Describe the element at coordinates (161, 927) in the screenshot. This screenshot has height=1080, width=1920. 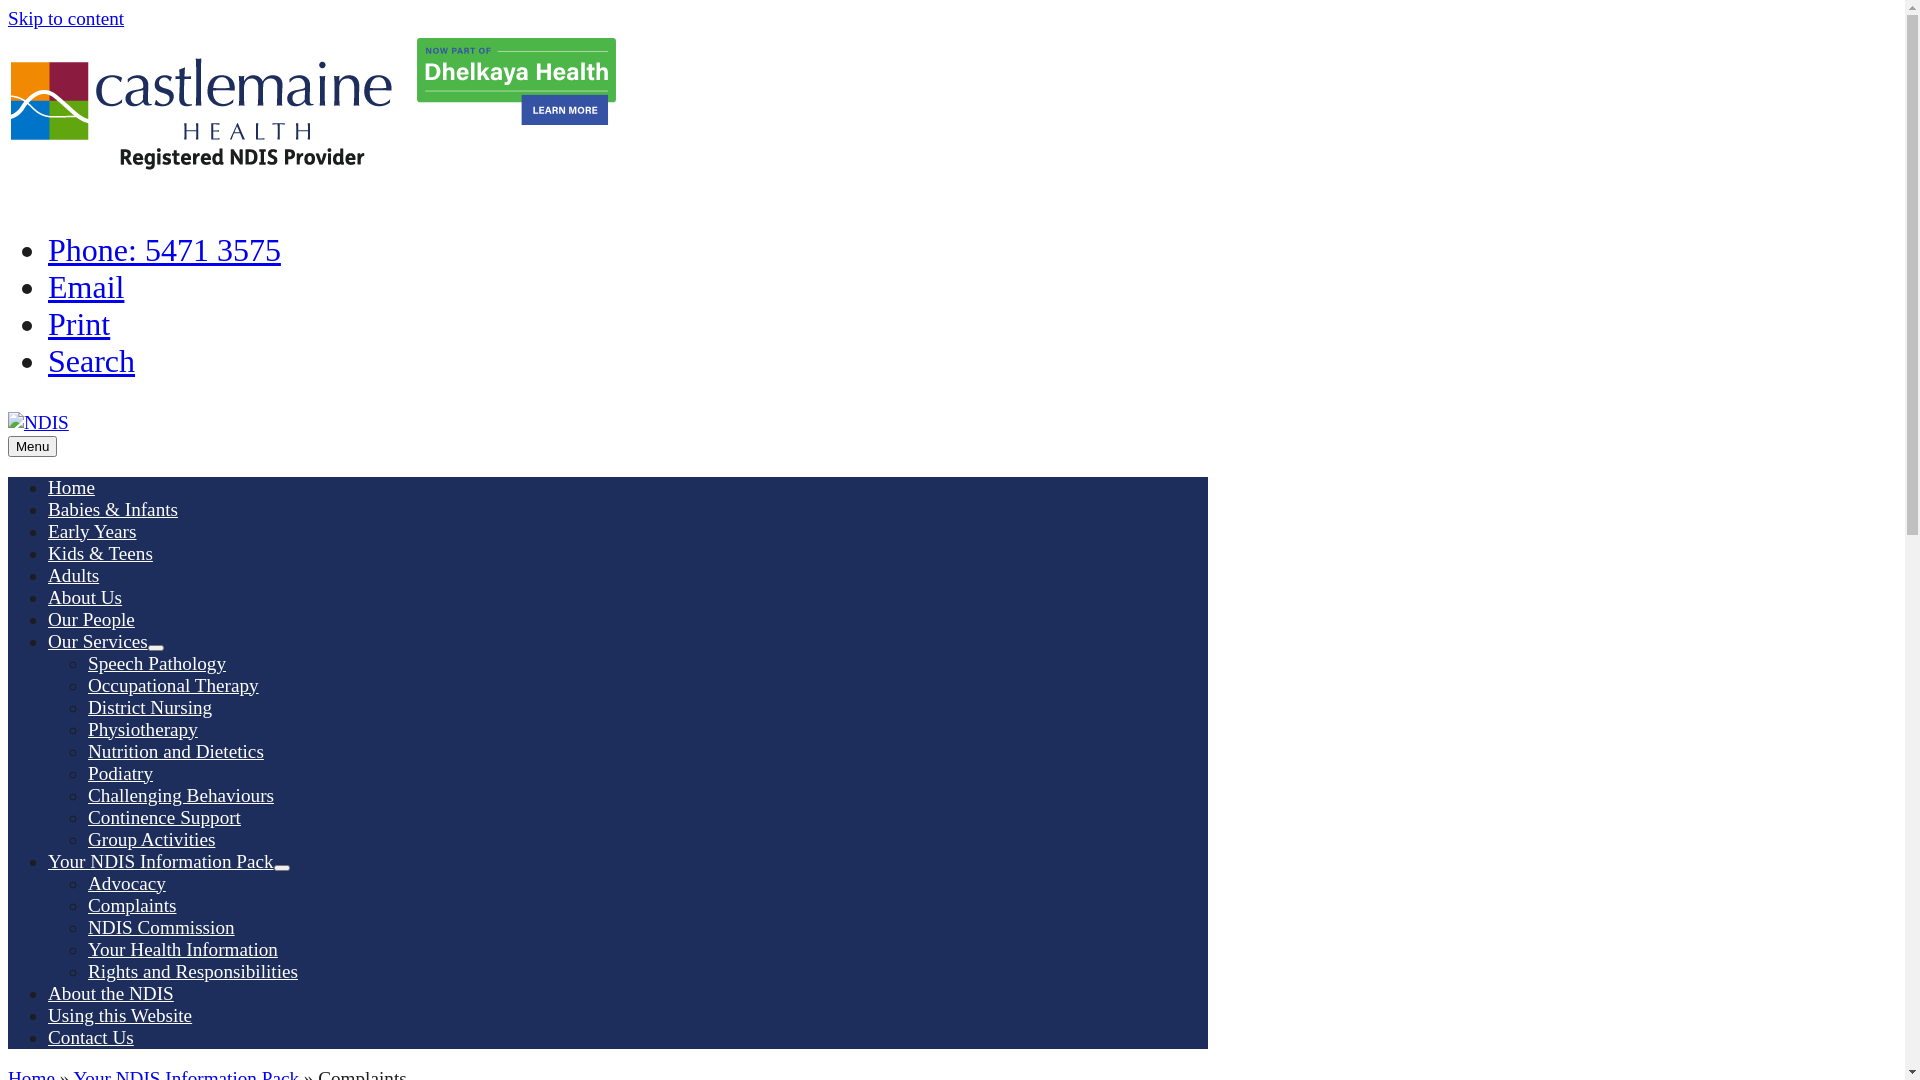
I see `'NDIS Commission'` at that location.